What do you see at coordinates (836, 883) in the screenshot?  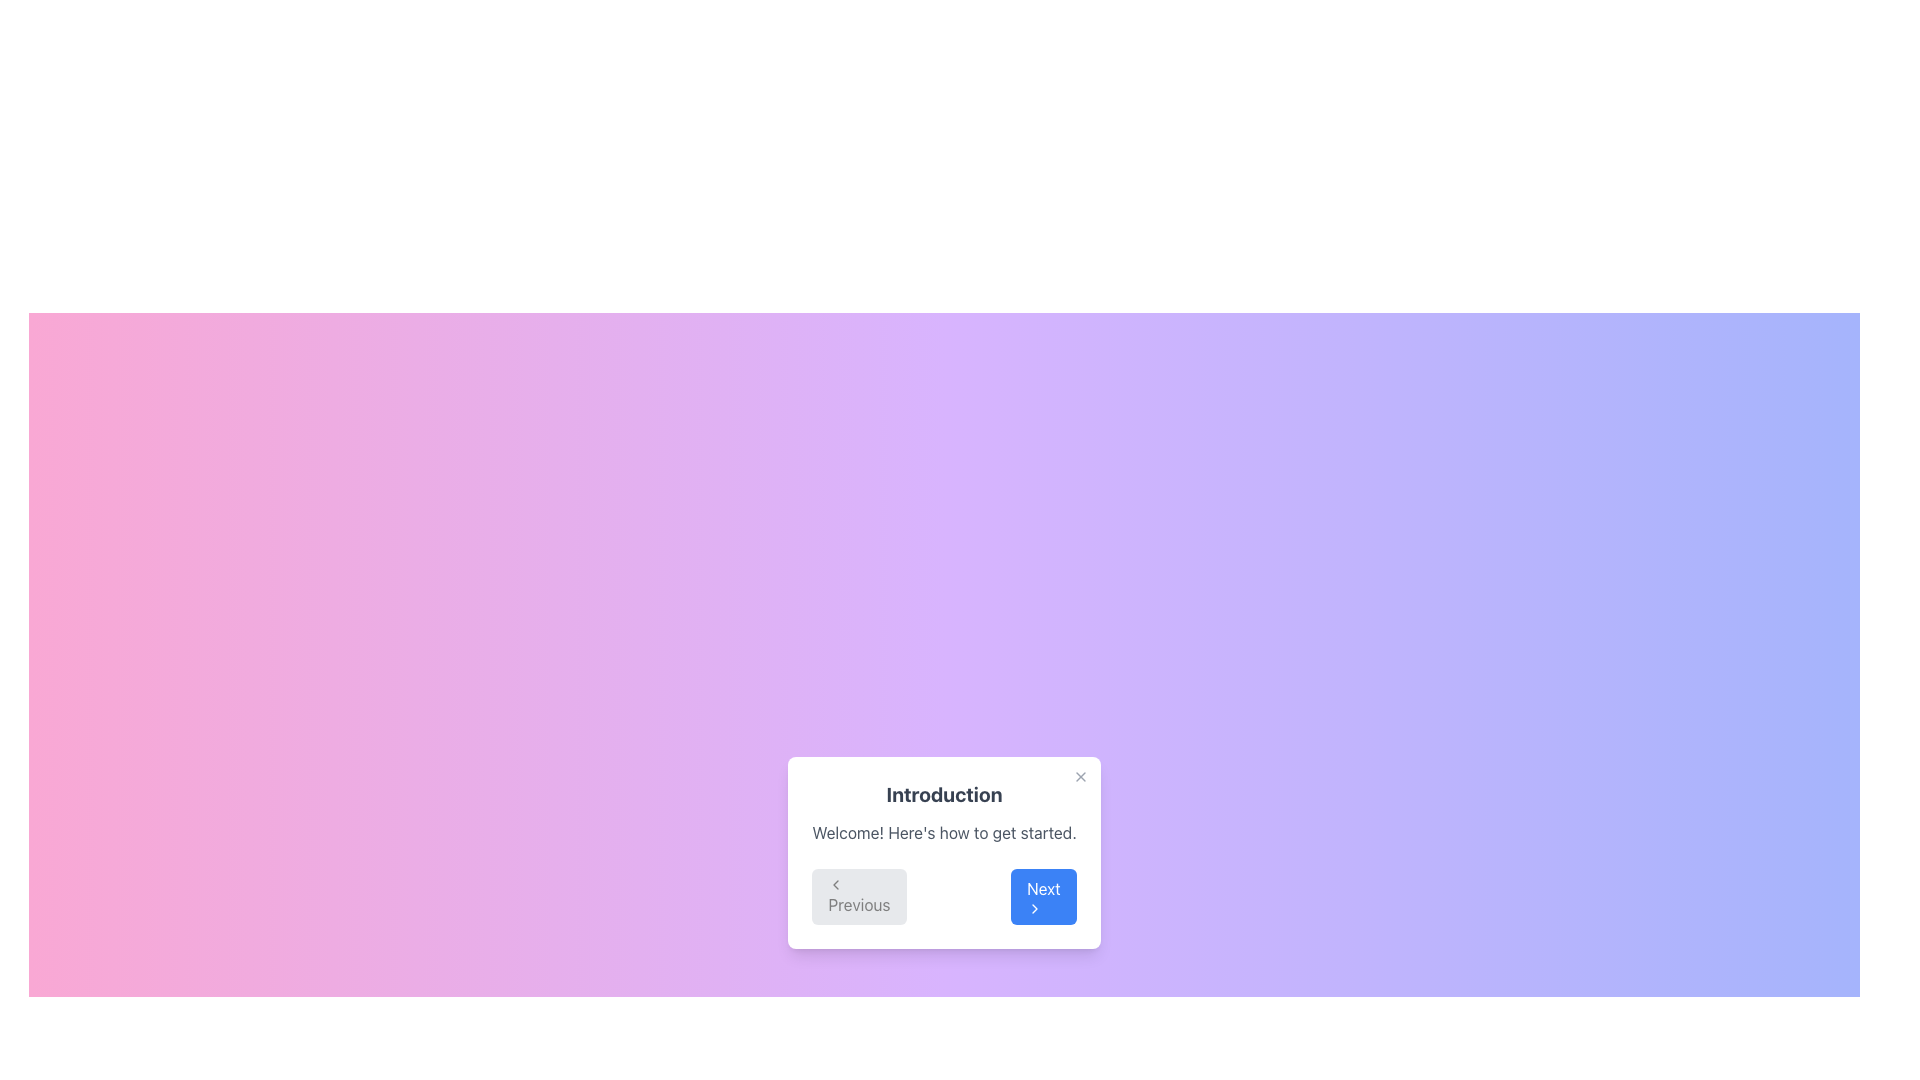 I see `the backward action icon located to the left of the 'Previous' button in the modal, indicating a navigation to the previous step` at bounding box center [836, 883].